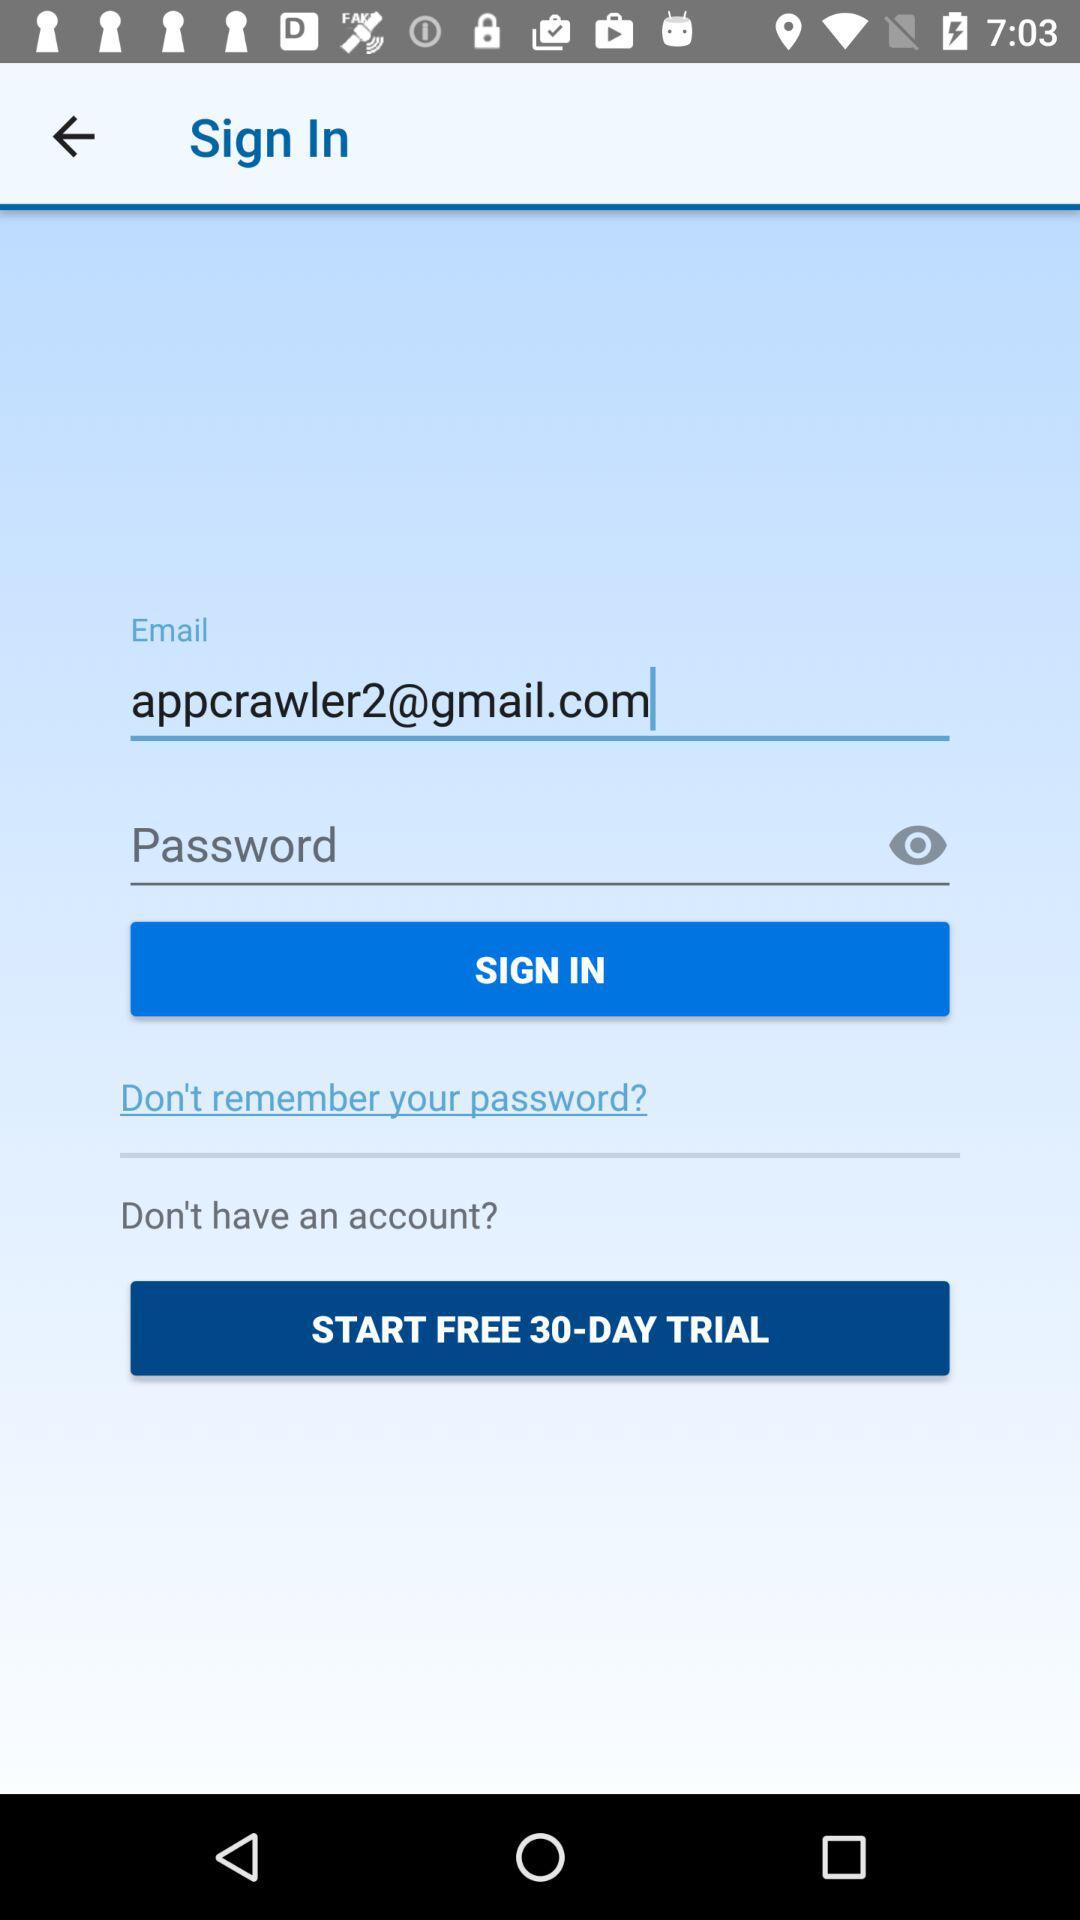  What do you see at coordinates (918, 846) in the screenshot?
I see `the visibility icon` at bounding box center [918, 846].